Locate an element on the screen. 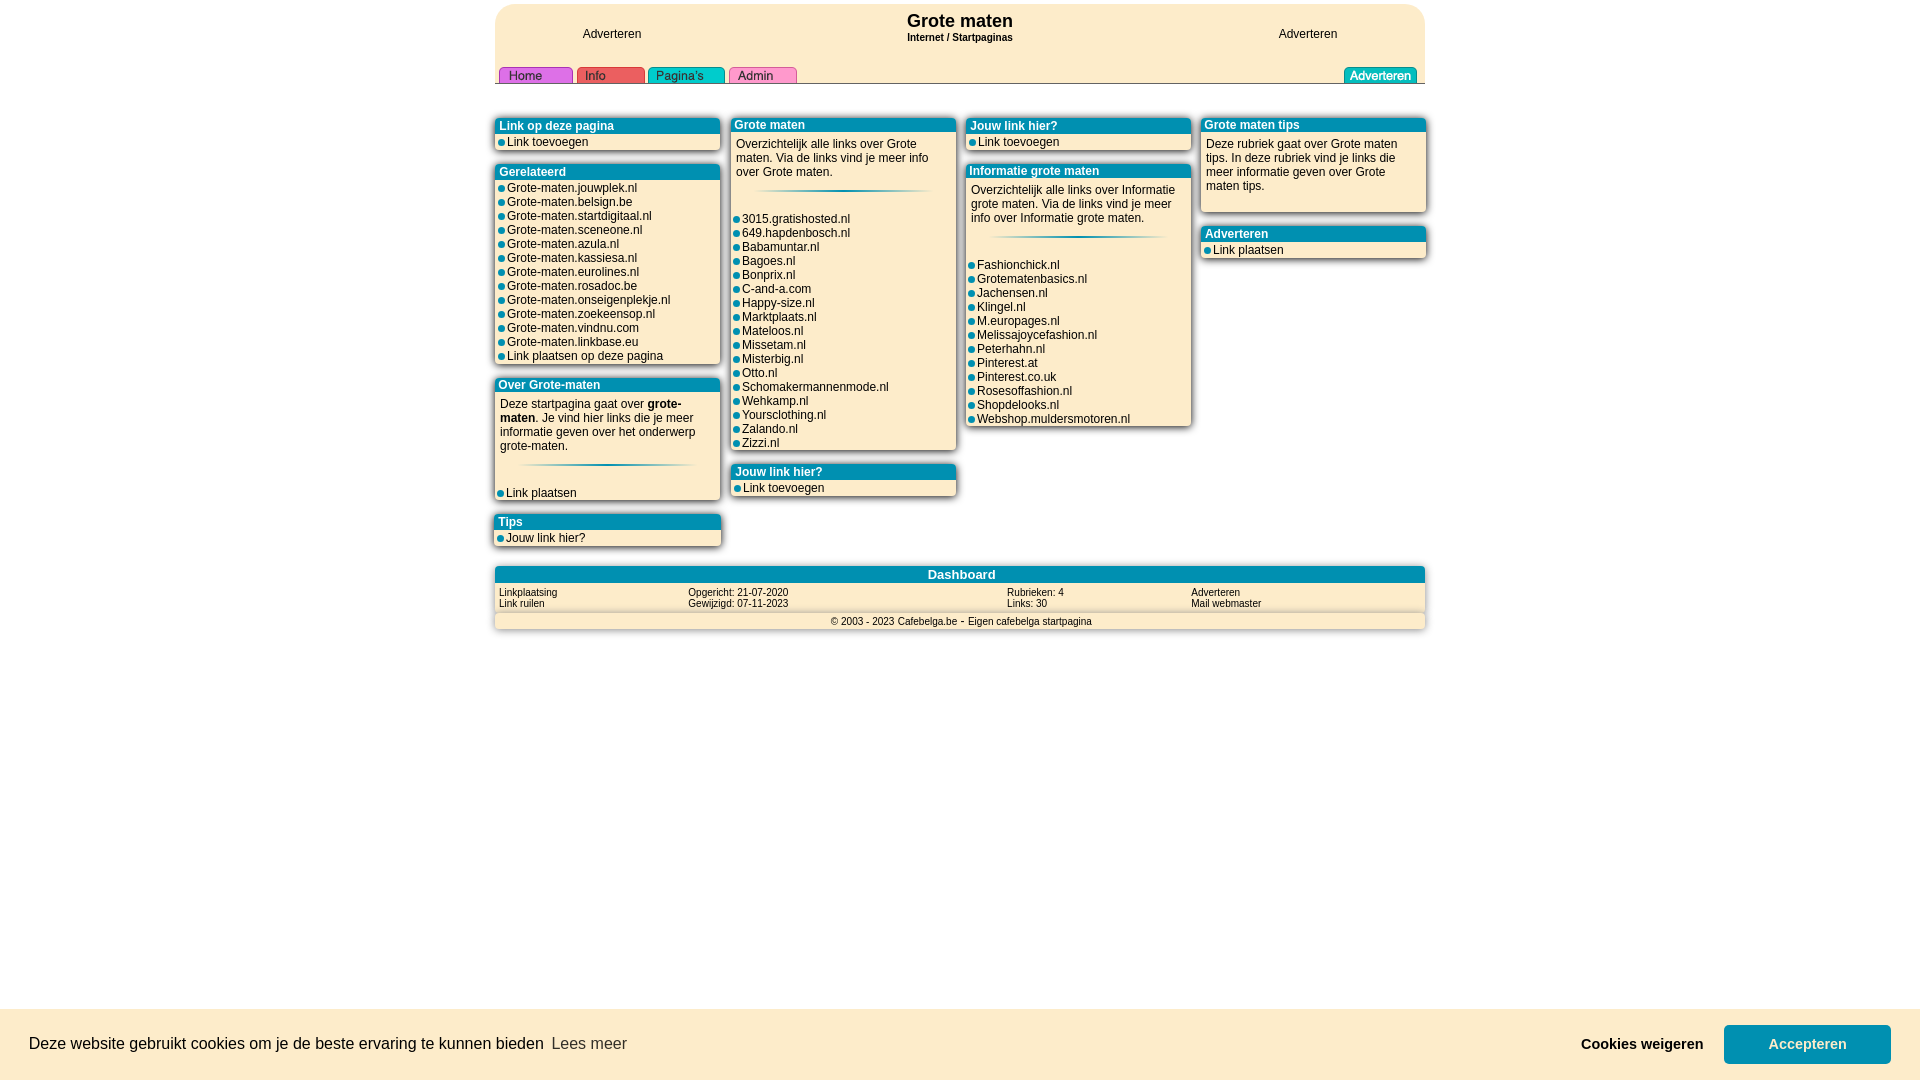 Image resolution: width=1920 pixels, height=1080 pixels. 'Shopdelooks.nl' is located at coordinates (1017, 405).